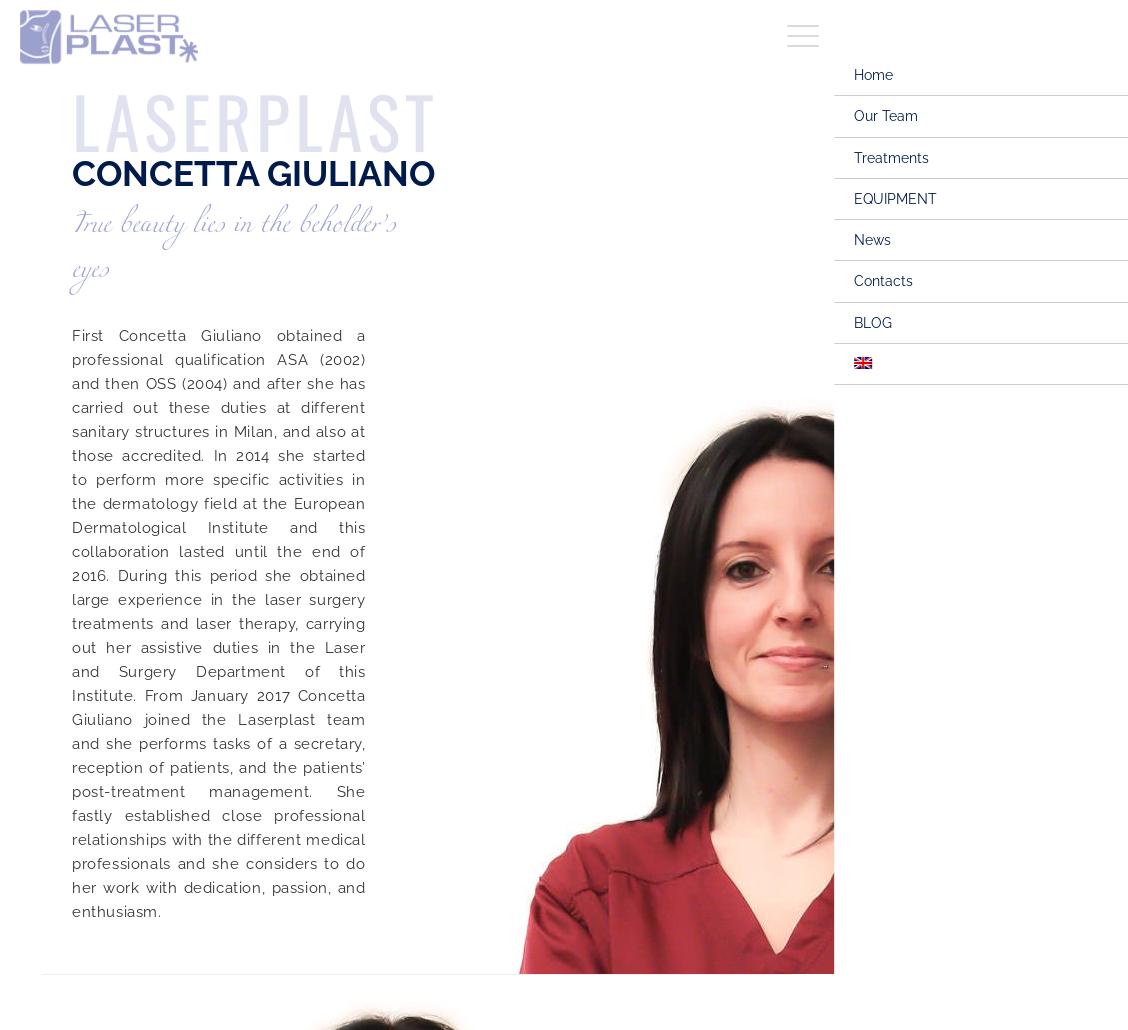 Image resolution: width=1128 pixels, height=1030 pixels. Describe the element at coordinates (890, 155) in the screenshot. I see `'Treatments'` at that location.